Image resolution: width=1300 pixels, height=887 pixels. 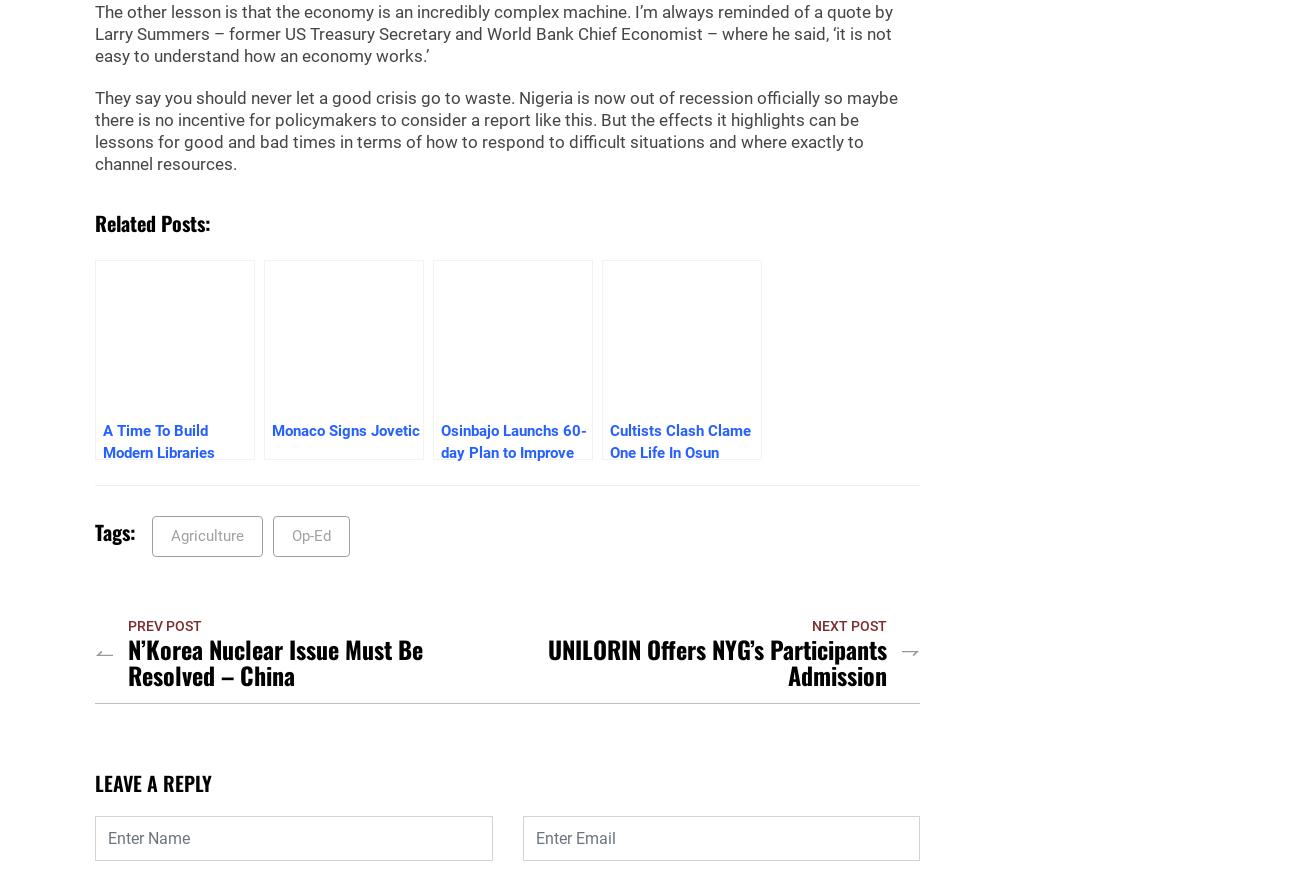 What do you see at coordinates (114, 532) in the screenshot?
I see `'Tags:'` at bounding box center [114, 532].